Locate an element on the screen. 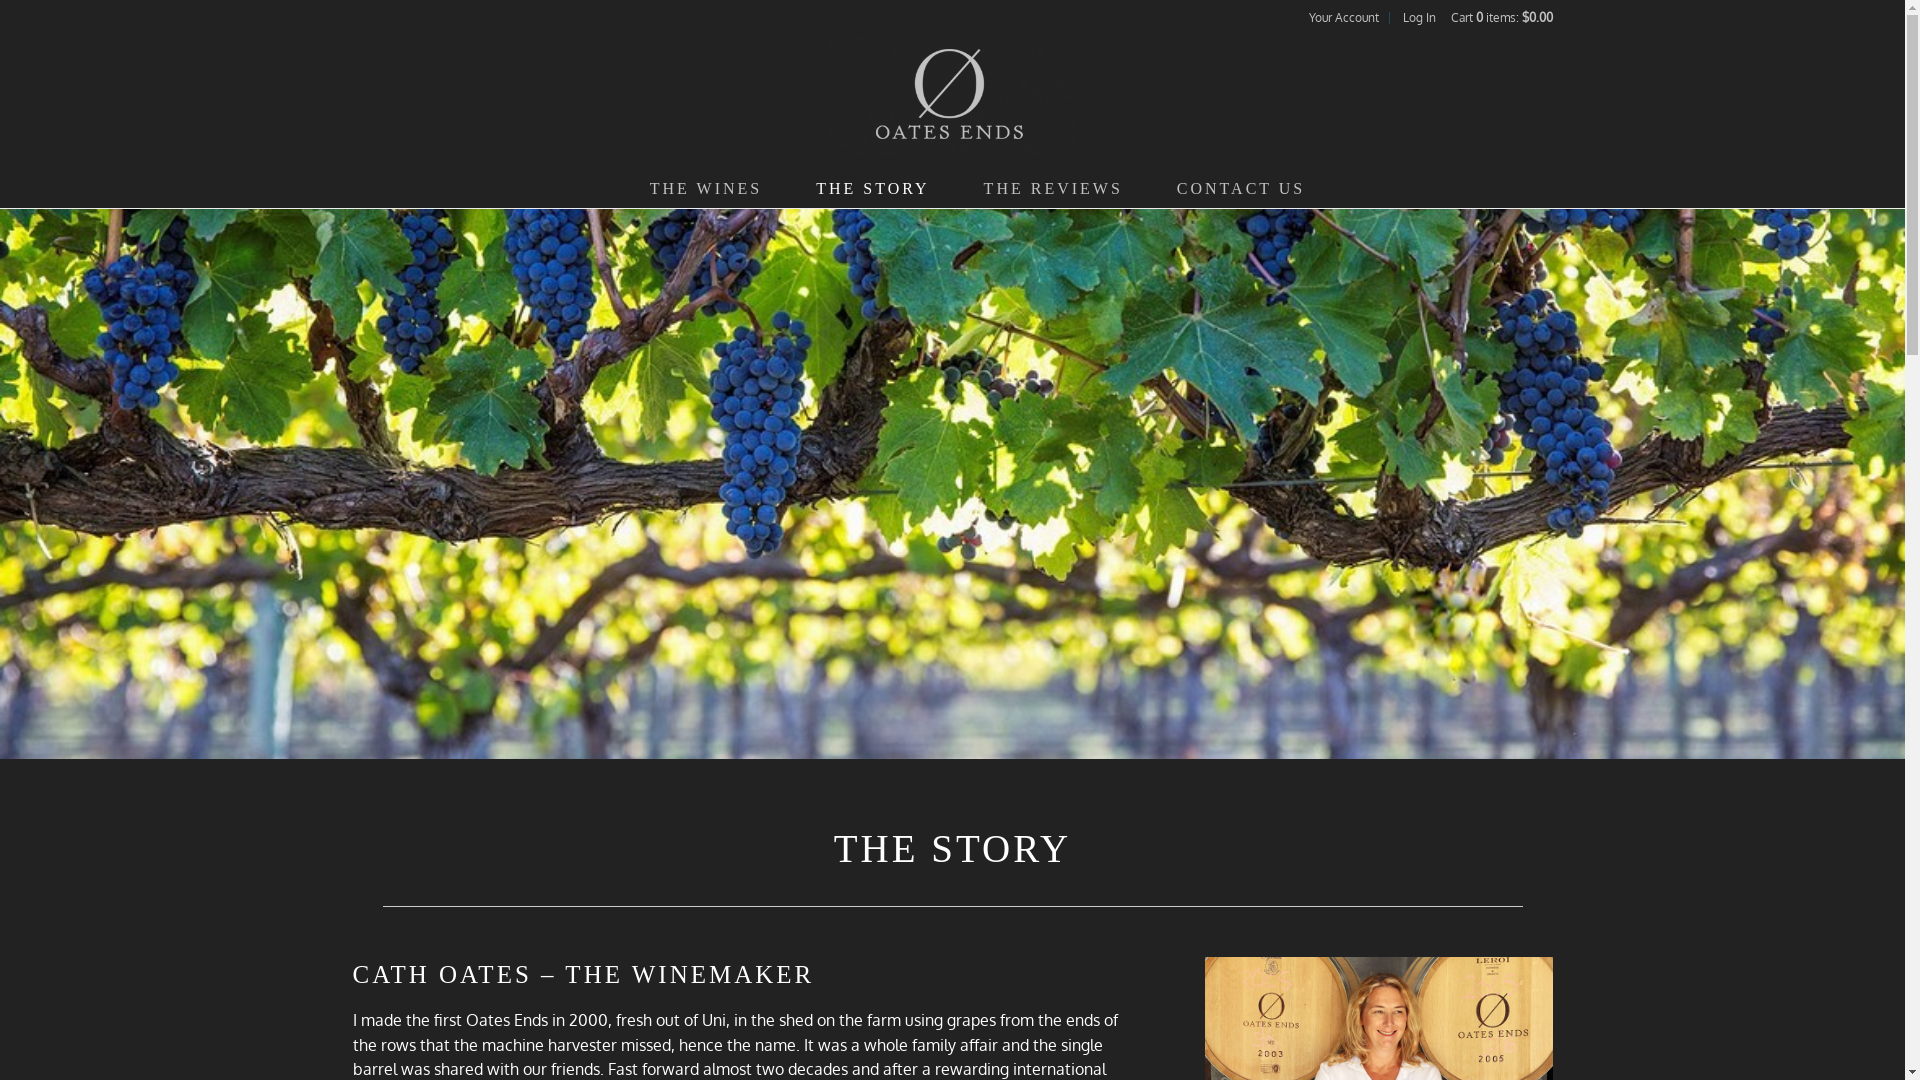 The image size is (1920, 1080). 'THE REVIEWS' is located at coordinates (1052, 188).